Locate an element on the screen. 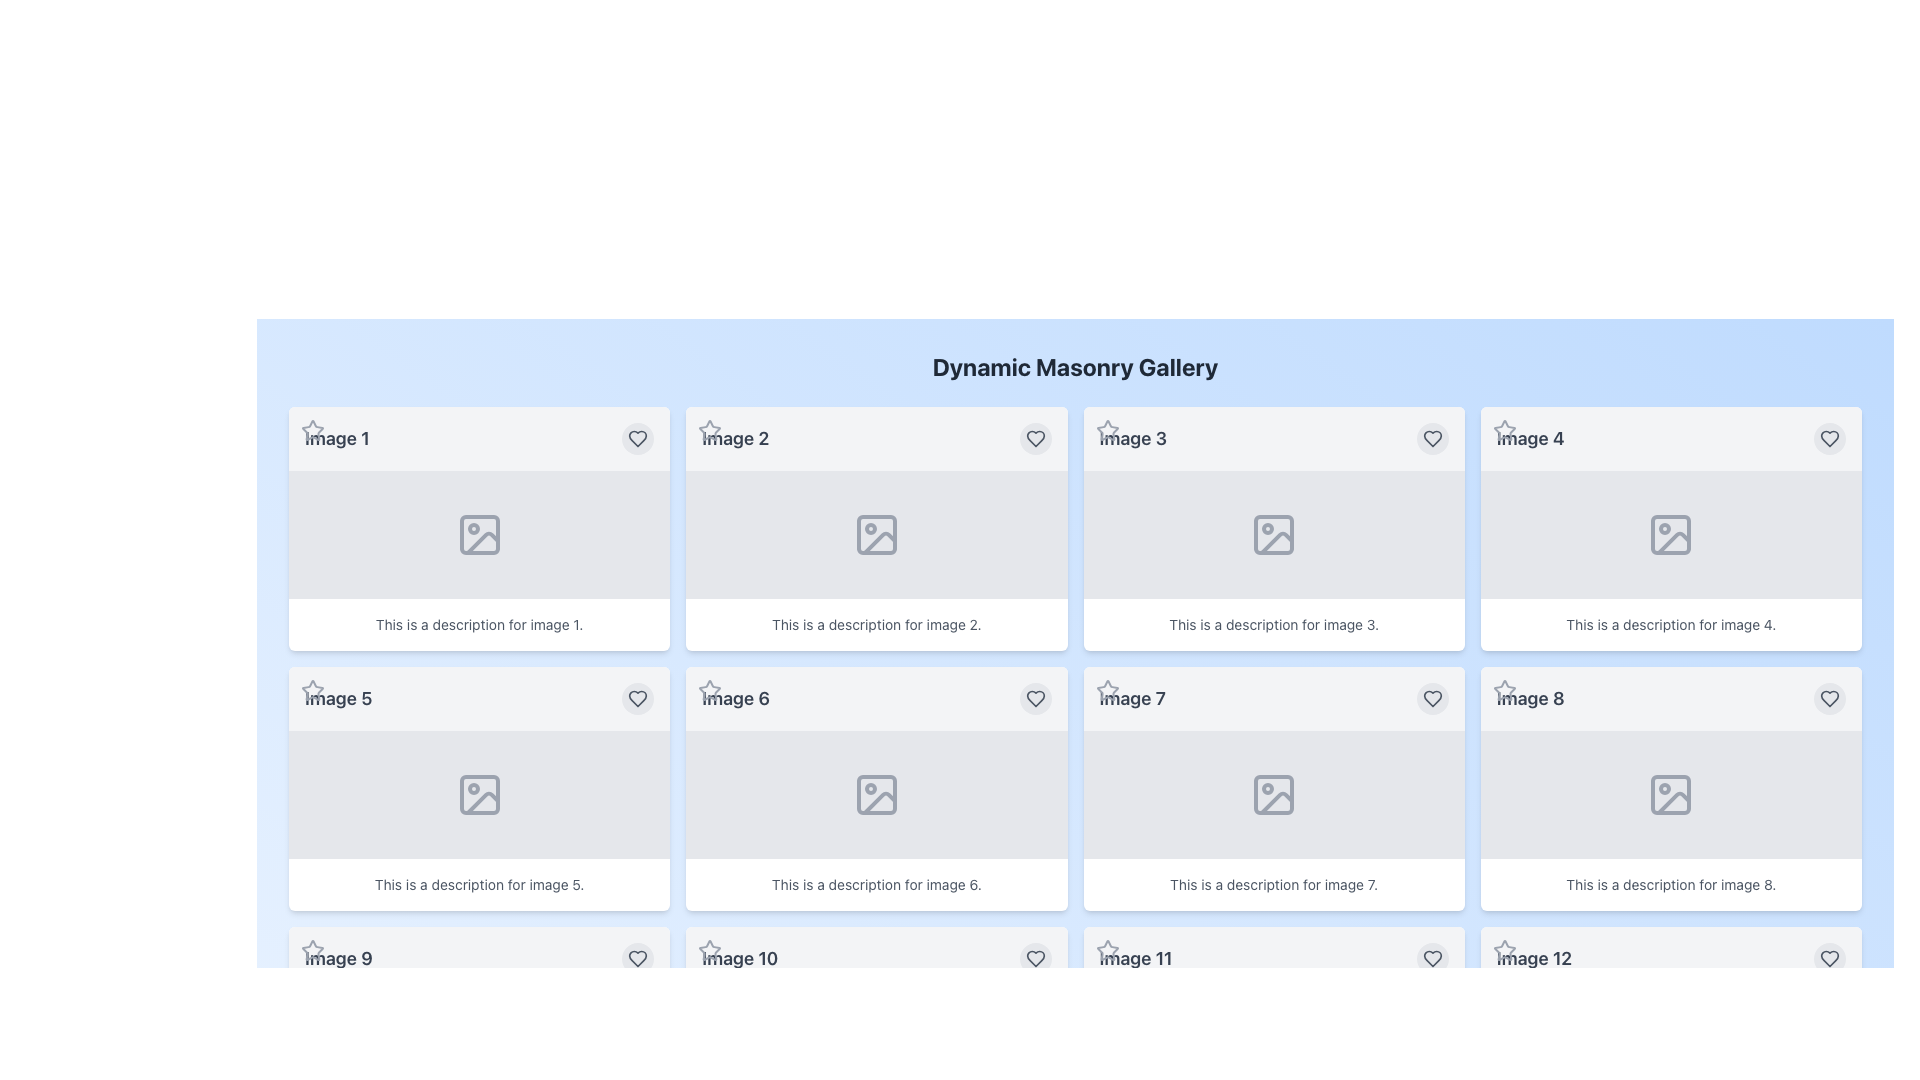 The height and width of the screenshot is (1080, 1920). properties of the small rectangle with rounded corners located inside the gray photograph icon in the top-left corner of the first box in the masonry gallery layout is located at coordinates (478, 534).